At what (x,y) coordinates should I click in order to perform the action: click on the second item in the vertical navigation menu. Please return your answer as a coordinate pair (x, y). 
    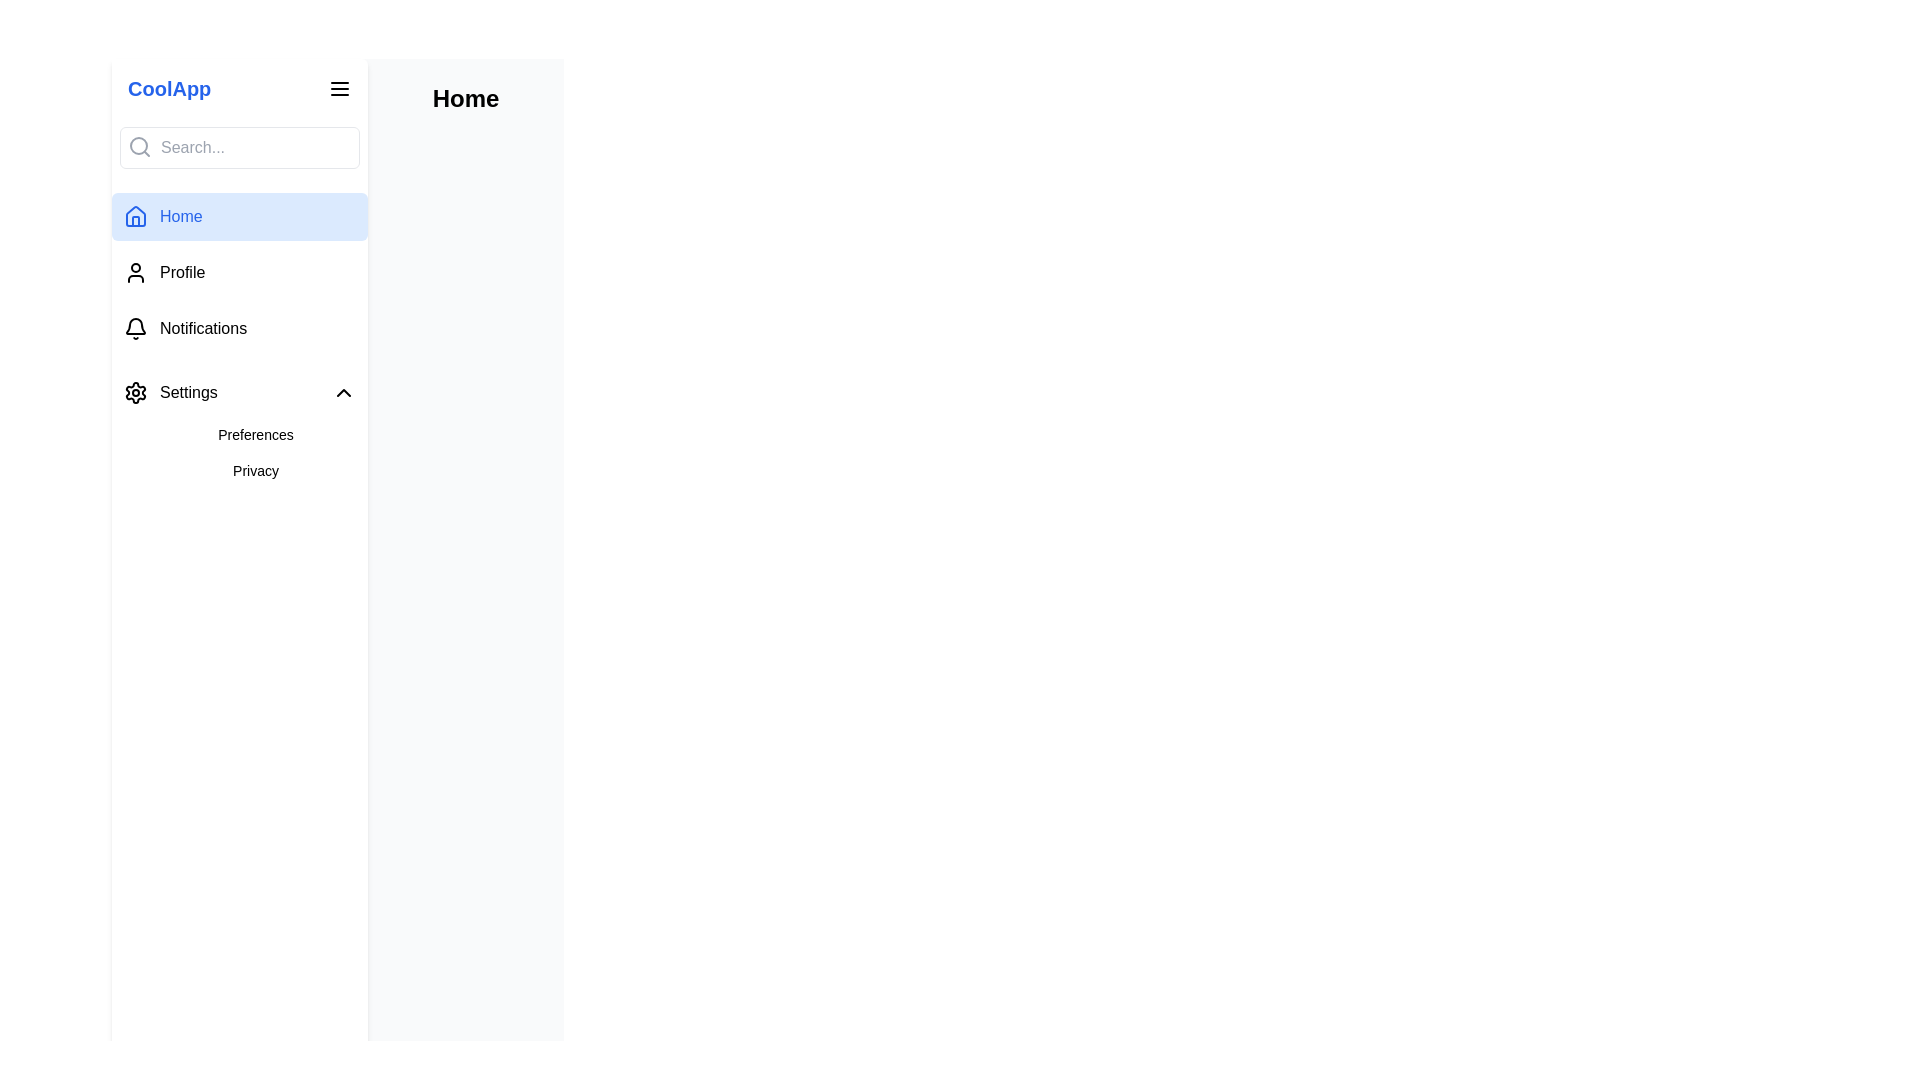
    Looking at the image, I should click on (182, 273).